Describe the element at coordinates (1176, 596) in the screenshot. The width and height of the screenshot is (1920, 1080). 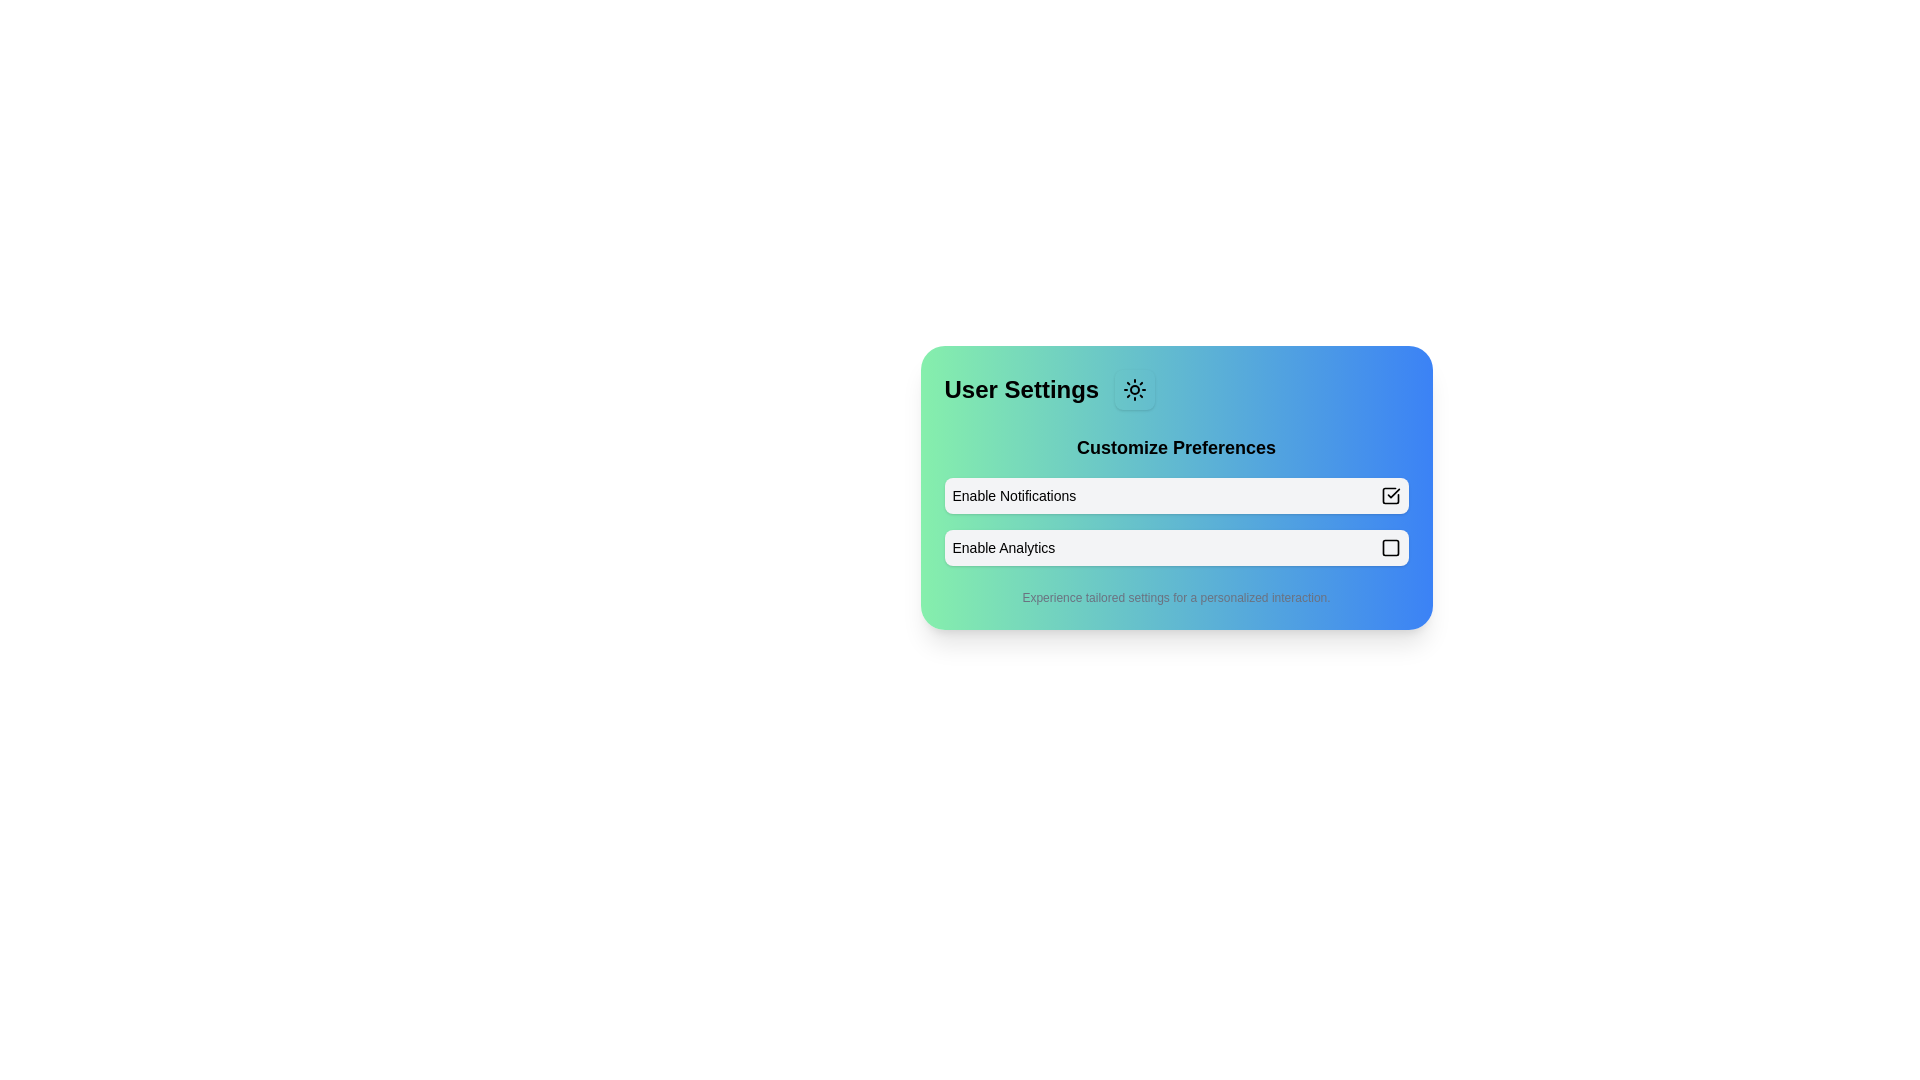
I see `the centered text label displaying 'Experience tailored settings for a personalized interaction.' which is positioned at the bottom of the card-like UI element` at that location.